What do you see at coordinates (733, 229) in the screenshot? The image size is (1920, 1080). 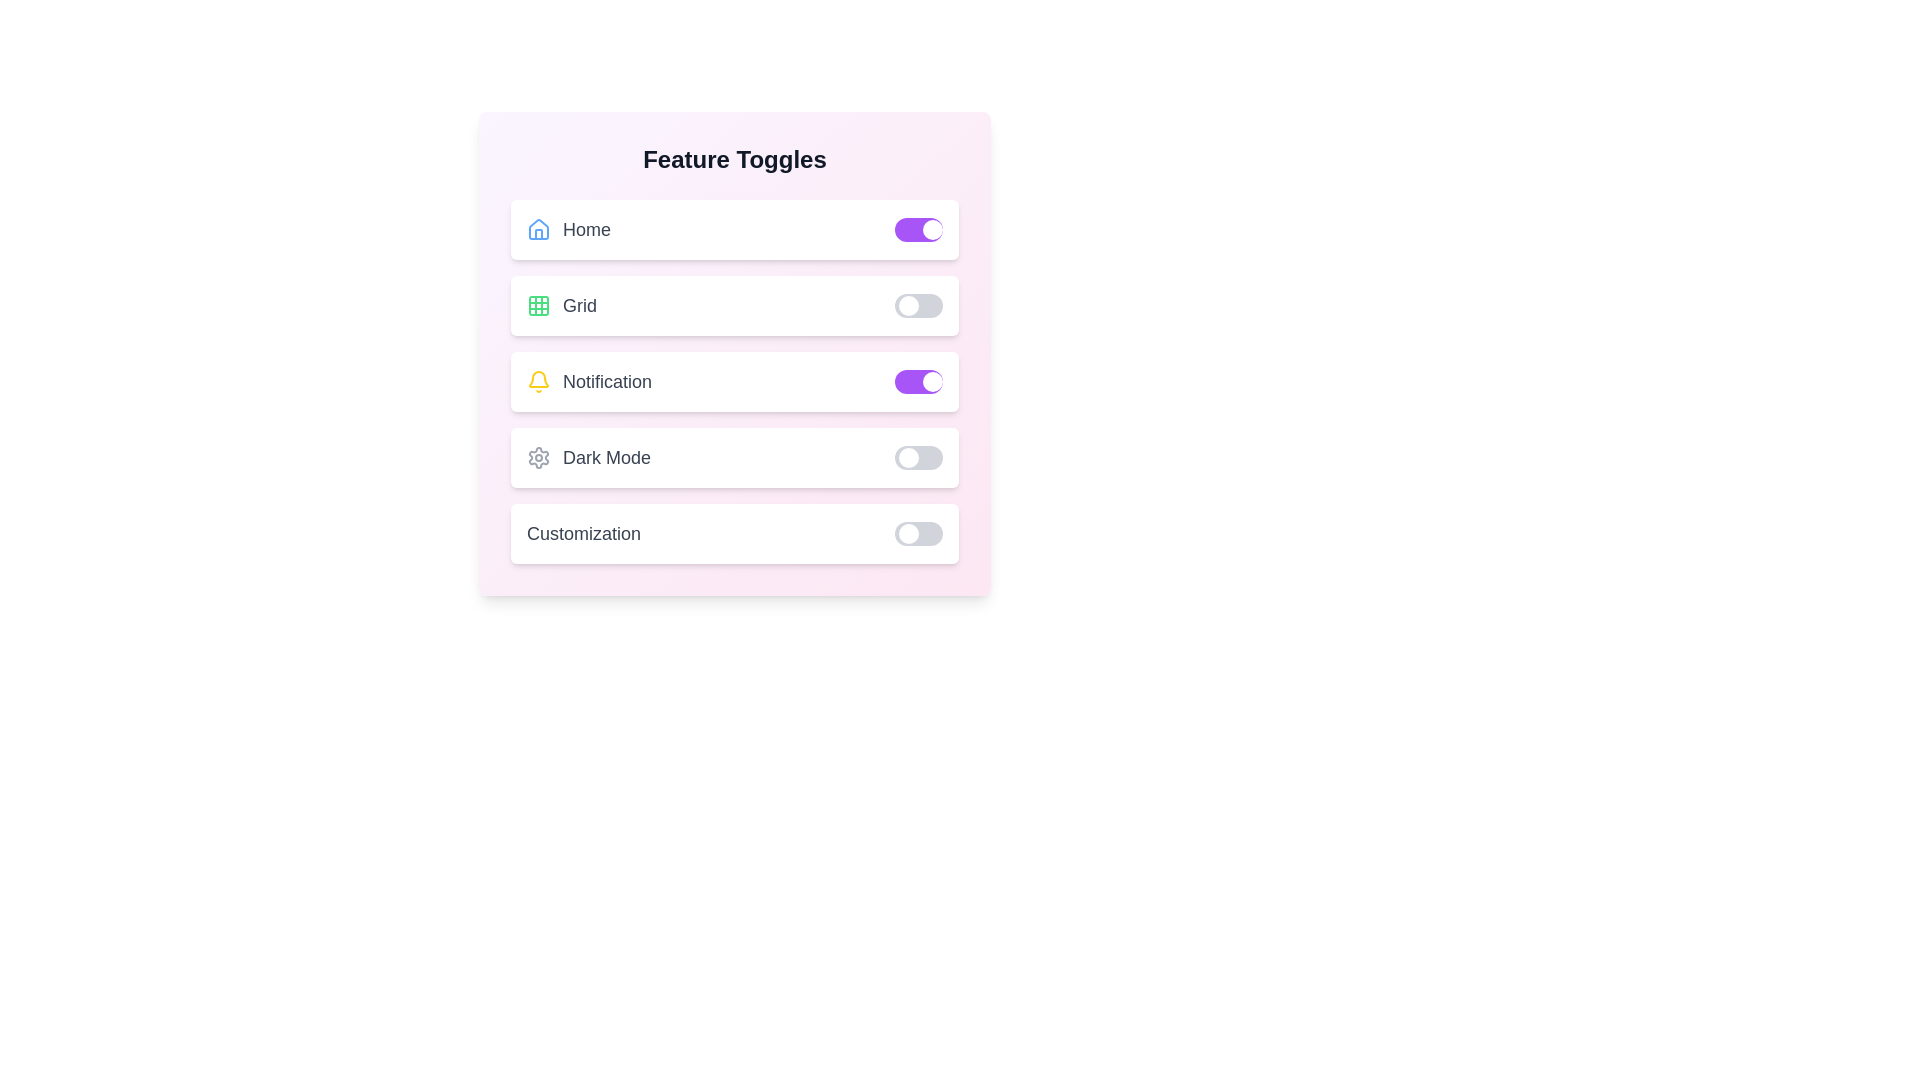 I see `the toggleable setting labeled 'Home' in the 'Feature Toggles' list` at bounding box center [733, 229].